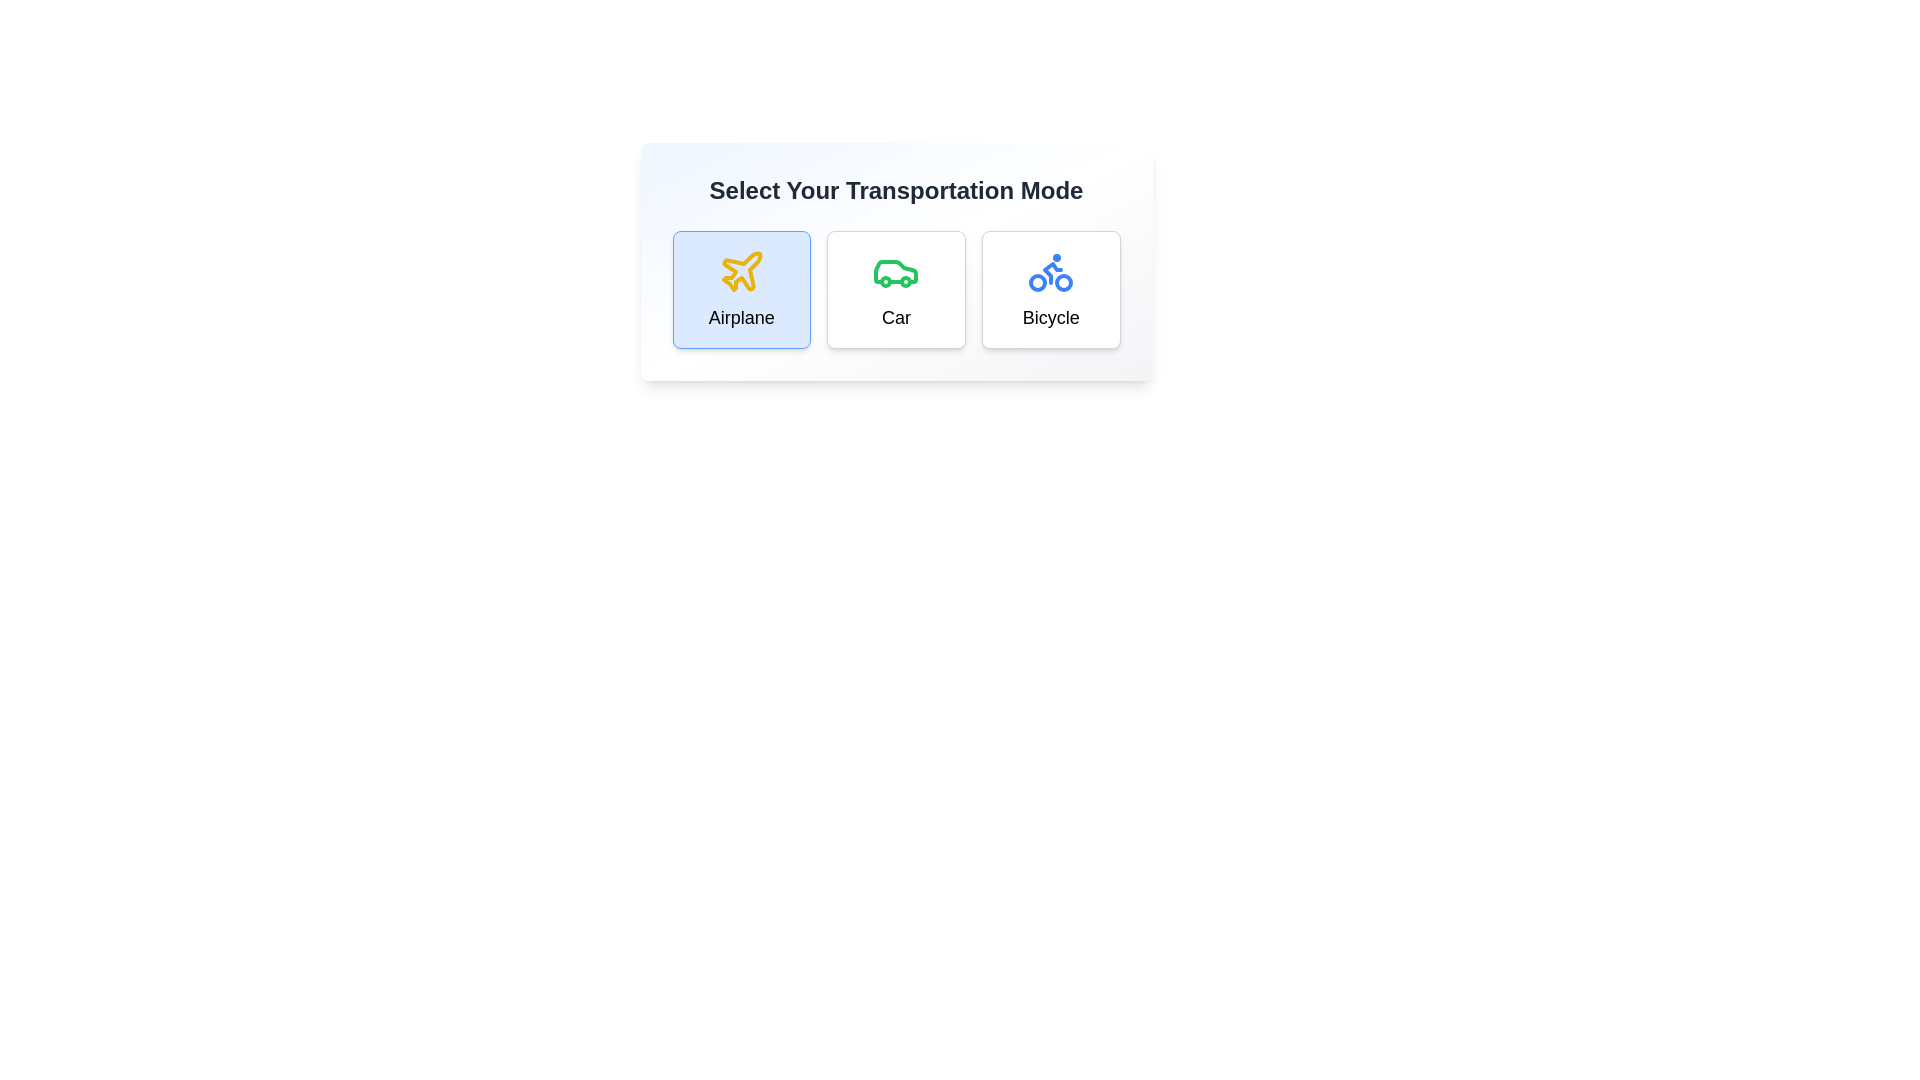 The width and height of the screenshot is (1920, 1080). Describe the element at coordinates (1038, 282) in the screenshot. I see `the small blue circular shape representing the left wheel of the bicycle icon within the 'Bicycle' button` at that location.